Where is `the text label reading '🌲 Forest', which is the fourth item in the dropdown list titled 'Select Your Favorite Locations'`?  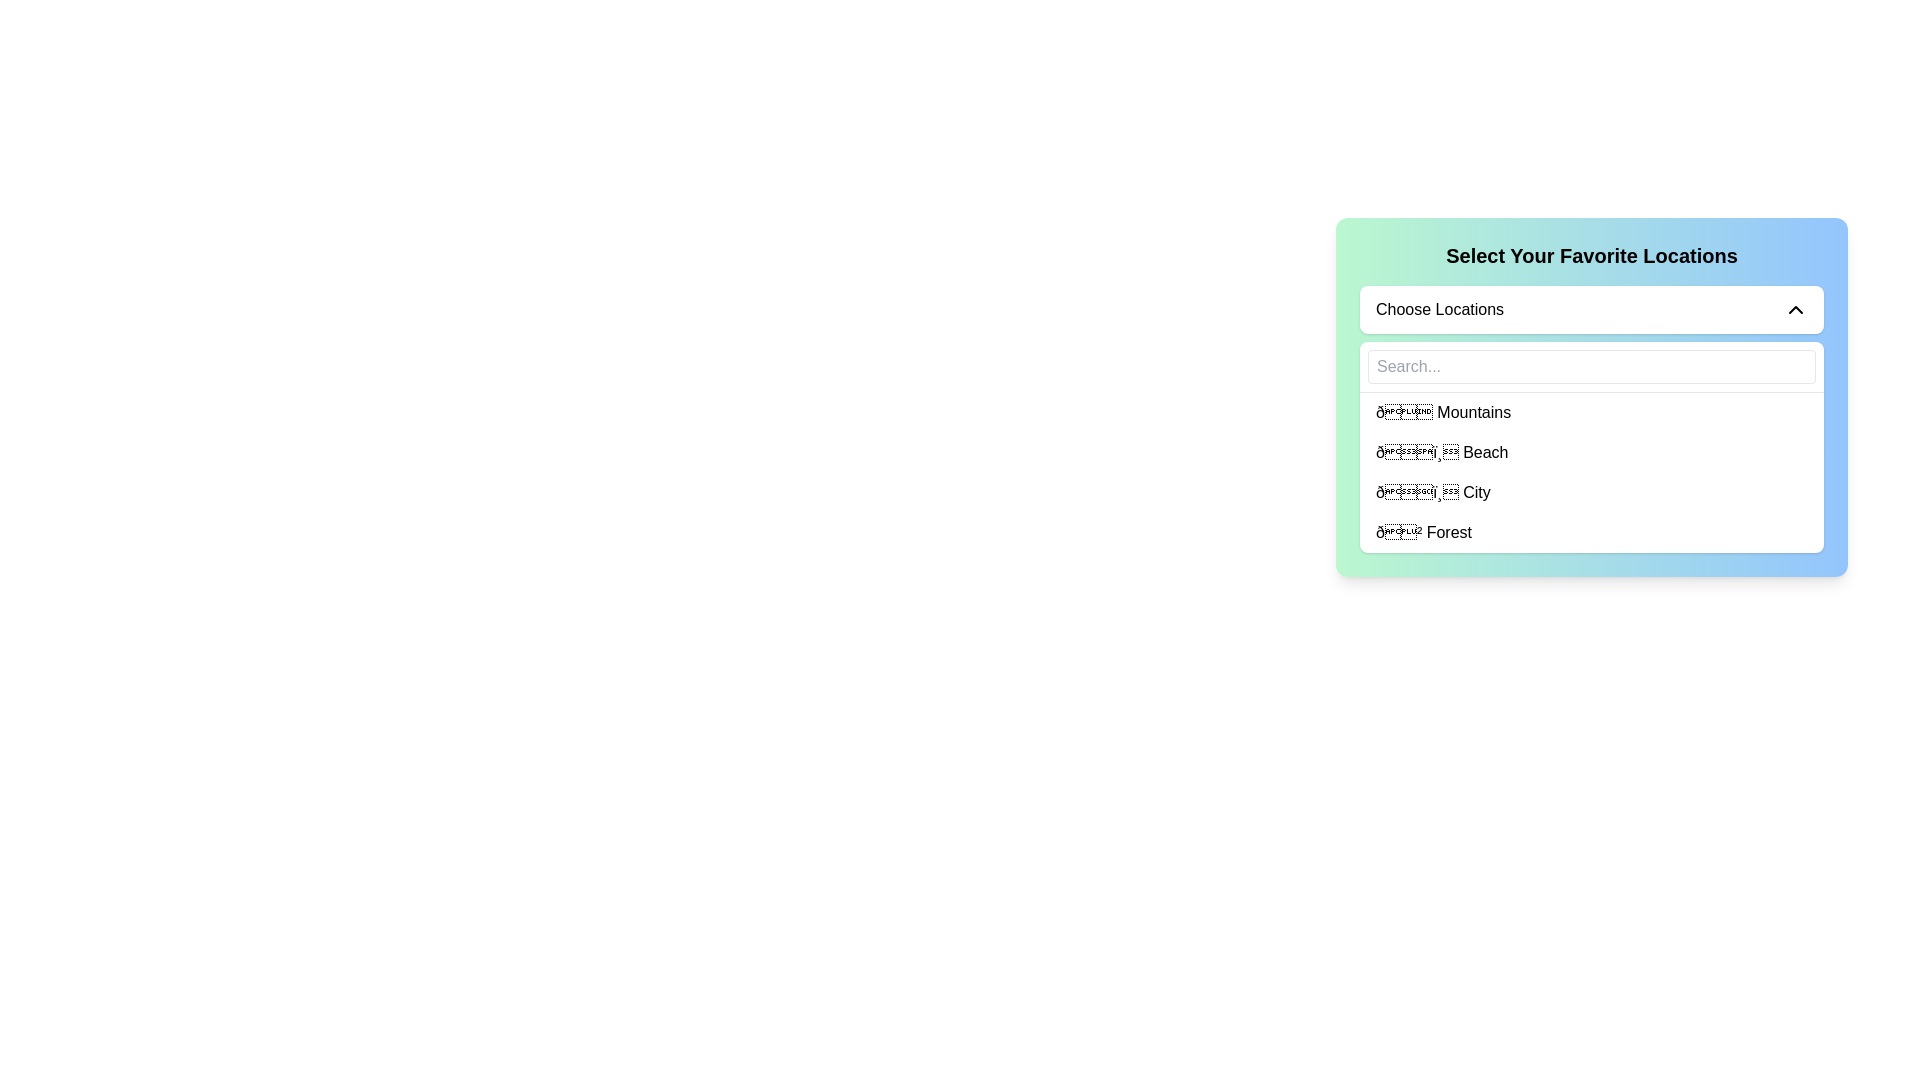 the text label reading '🌲 Forest', which is the fourth item in the dropdown list titled 'Select Your Favorite Locations' is located at coordinates (1423, 531).